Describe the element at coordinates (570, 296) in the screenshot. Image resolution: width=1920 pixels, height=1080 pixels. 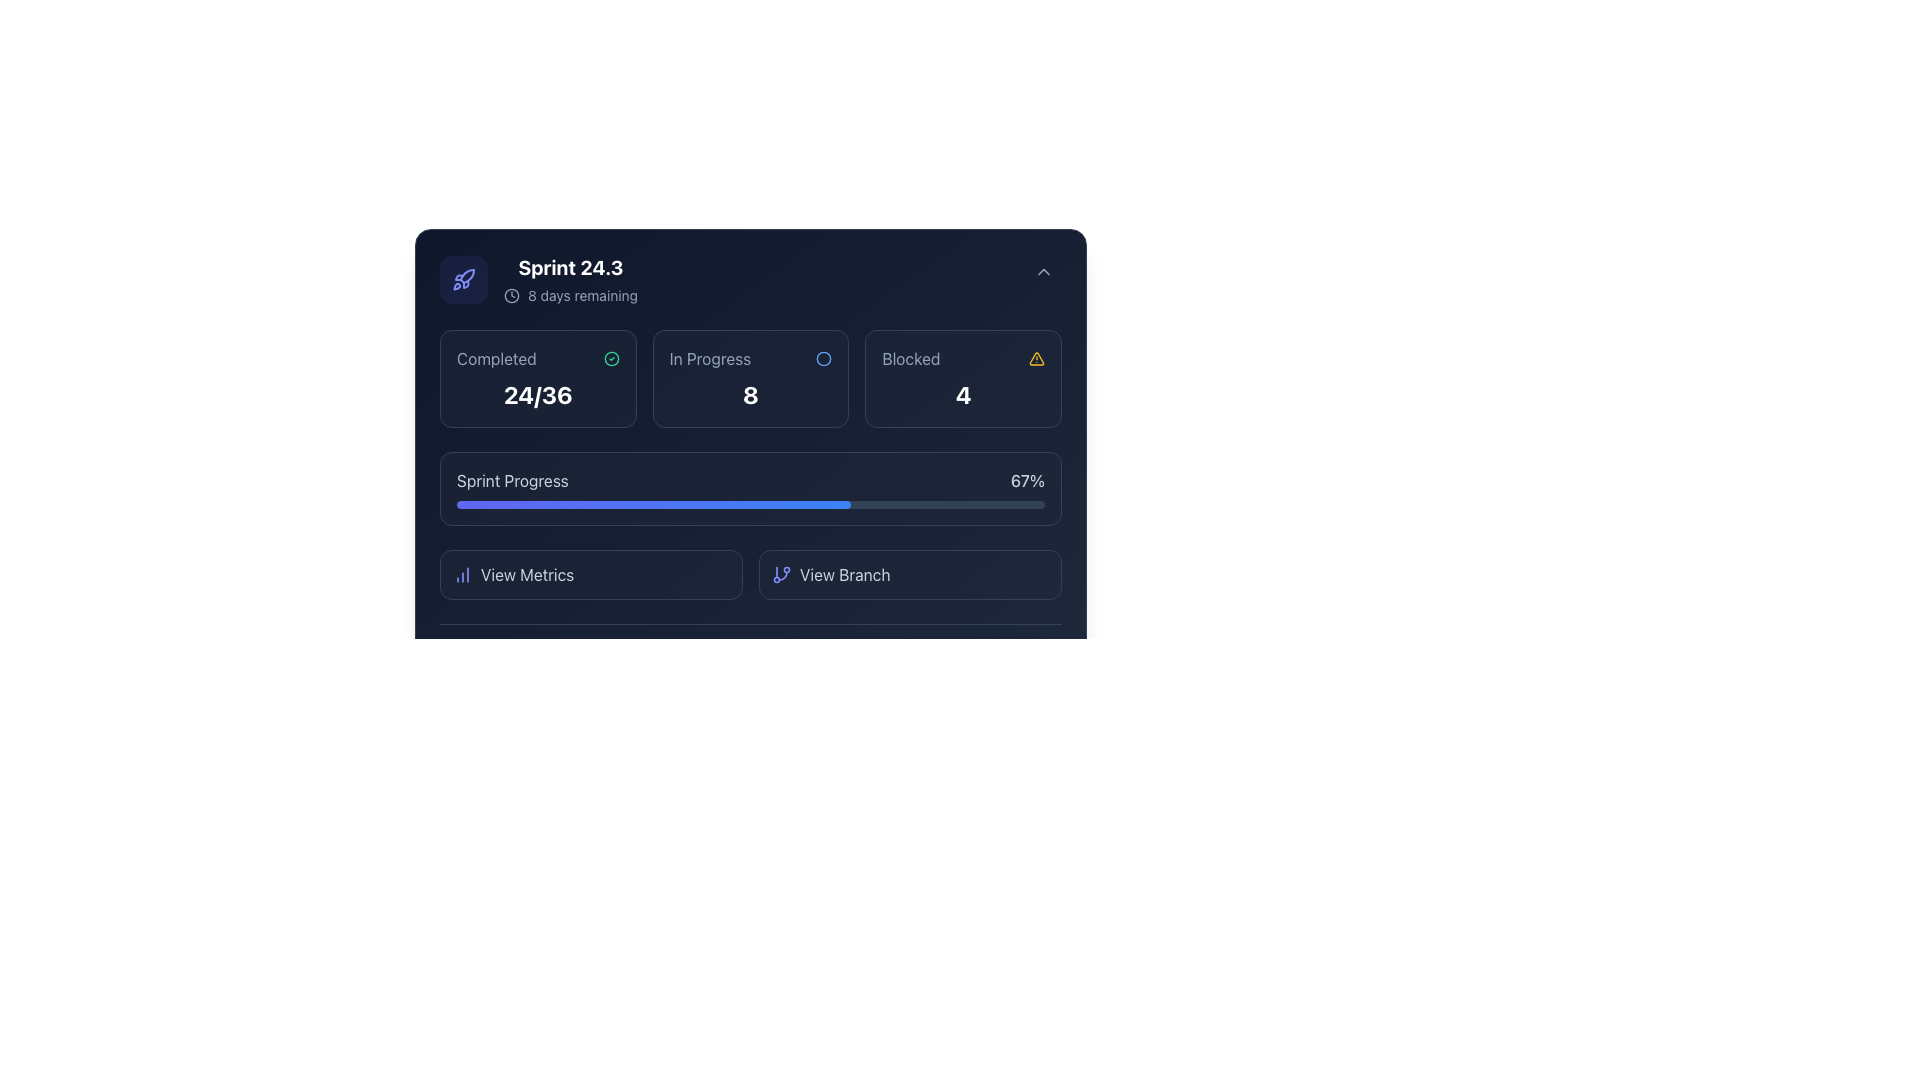
I see `the inline informational text featuring a clock icon and the text '8 days remaining', positioned below the title 'Sprint 24.3'` at that location.